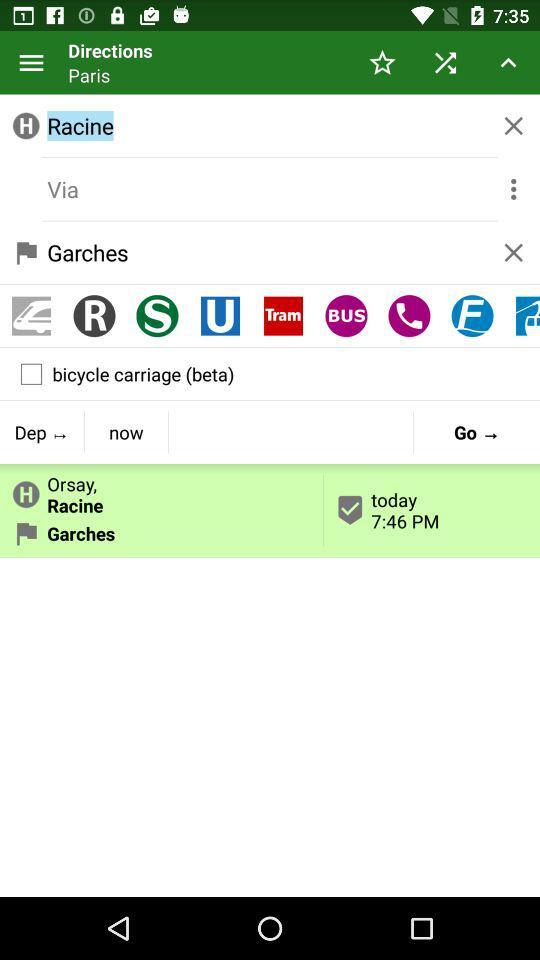 This screenshot has width=540, height=960. Describe the element at coordinates (270, 373) in the screenshot. I see `bicycle carriage (beta) checkbox` at that location.